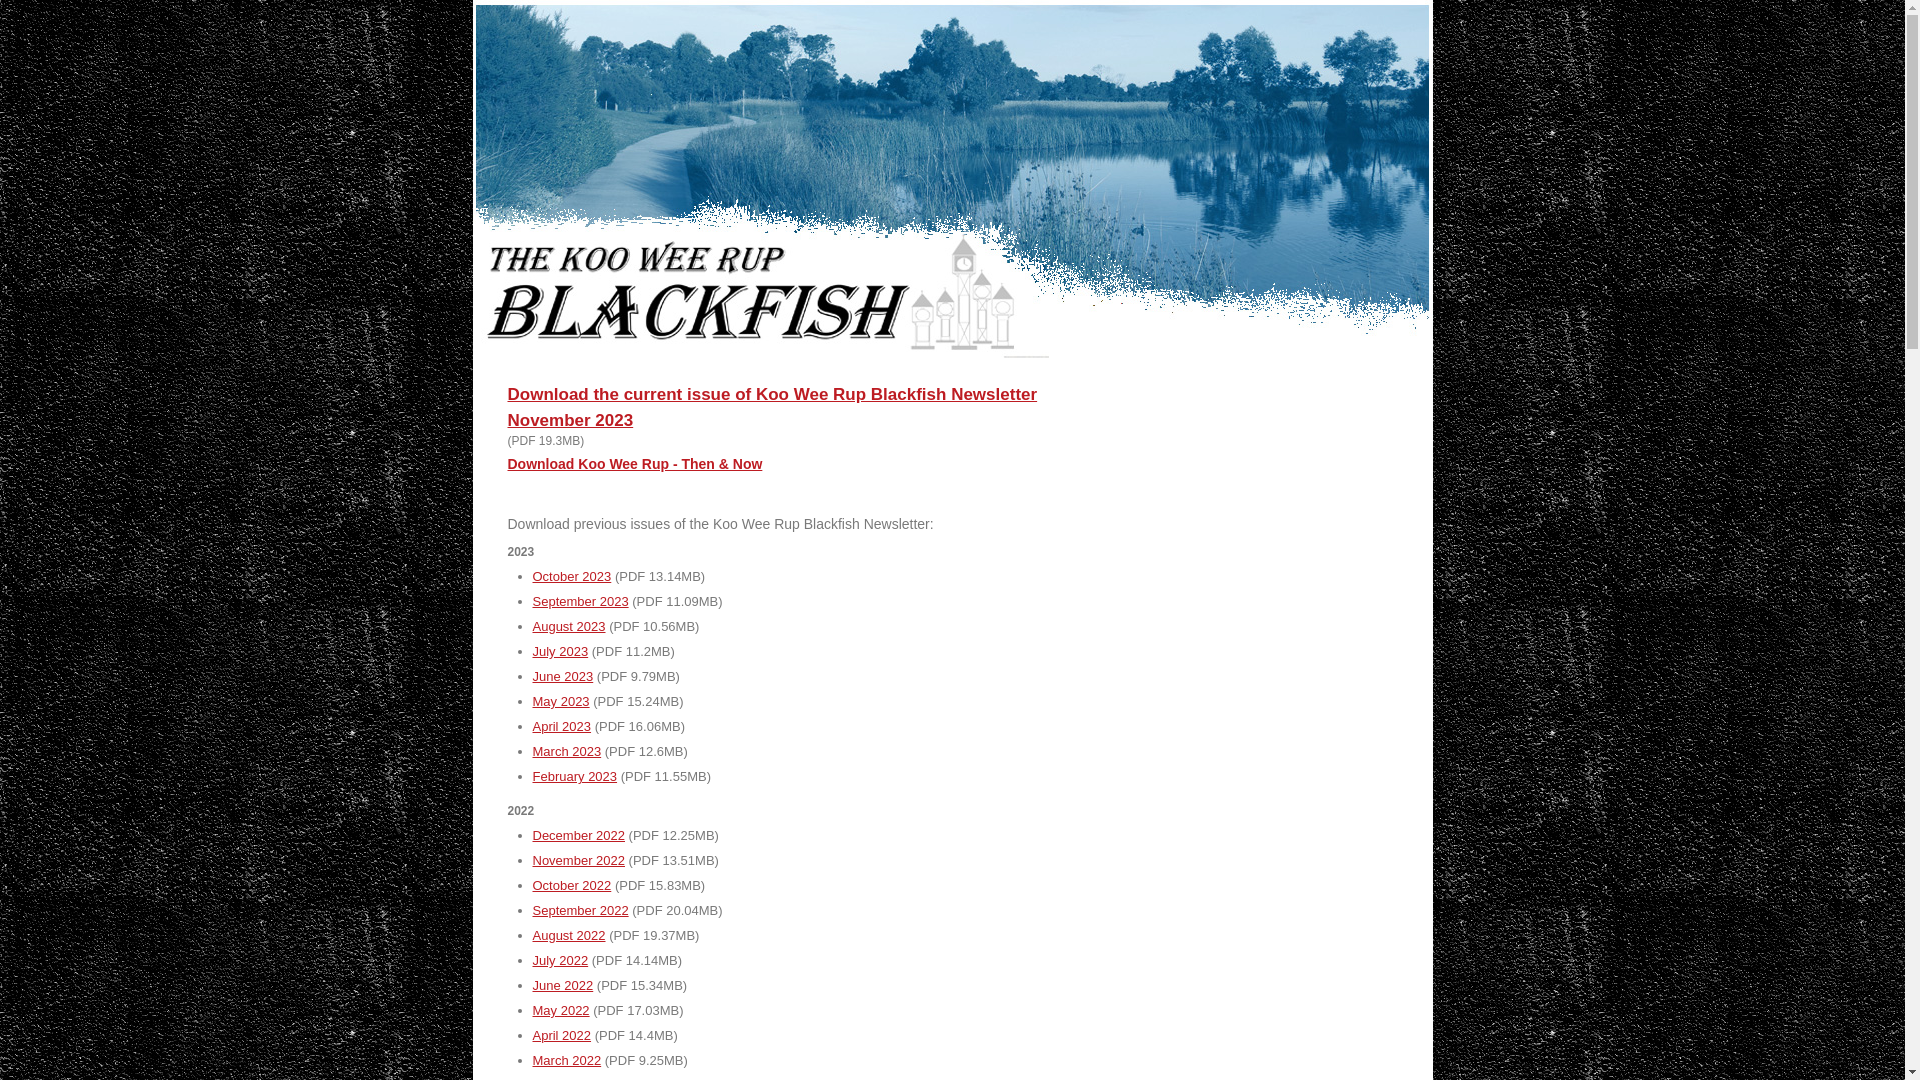 This screenshot has width=1920, height=1080. What do you see at coordinates (532, 651) in the screenshot?
I see `'July 2023'` at bounding box center [532, 651].